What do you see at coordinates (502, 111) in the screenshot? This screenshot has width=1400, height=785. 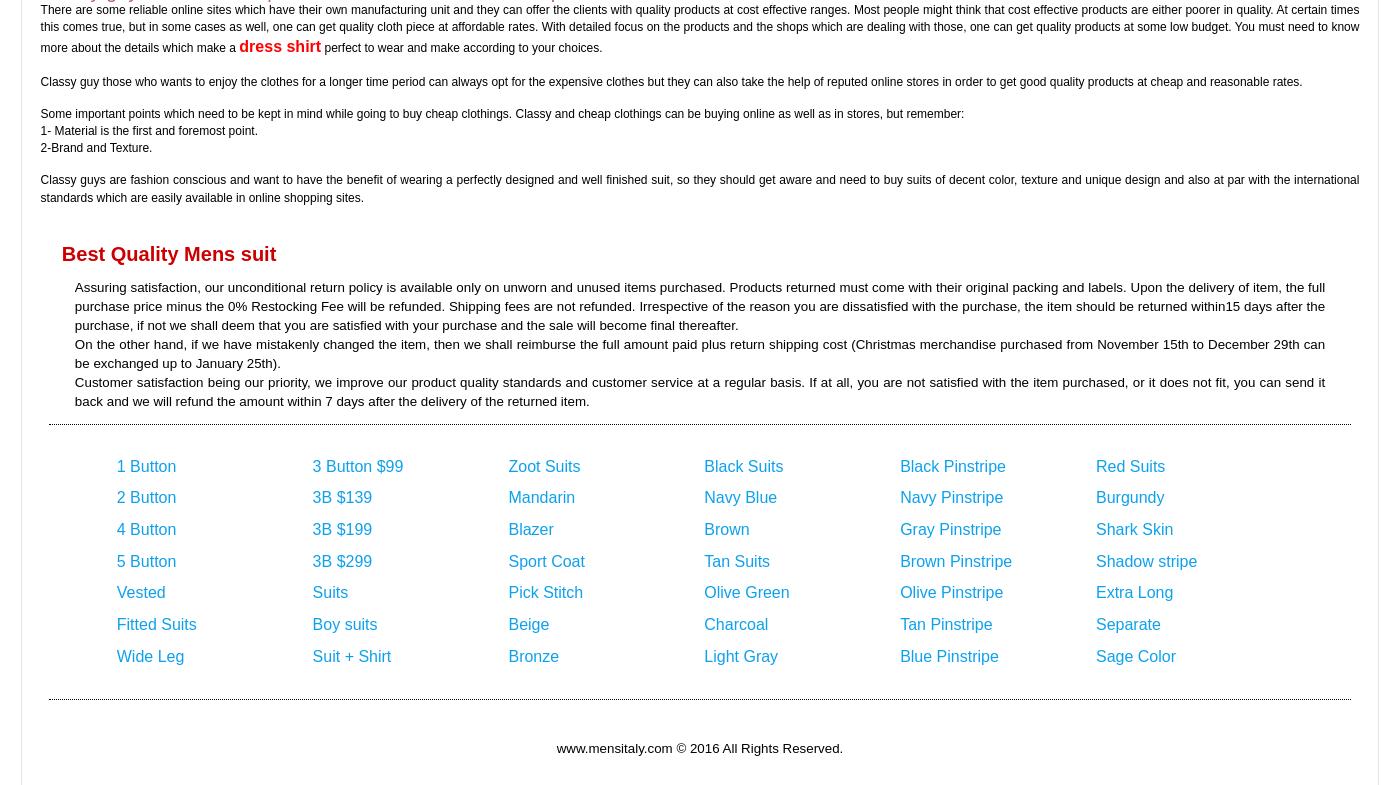 I see `'Some important points which need to be kept in mind while going to buy cheap clothings. Classy and cheap clothings can be buying online as well as in stores, but remember:'` at bounding box center [502, 111].